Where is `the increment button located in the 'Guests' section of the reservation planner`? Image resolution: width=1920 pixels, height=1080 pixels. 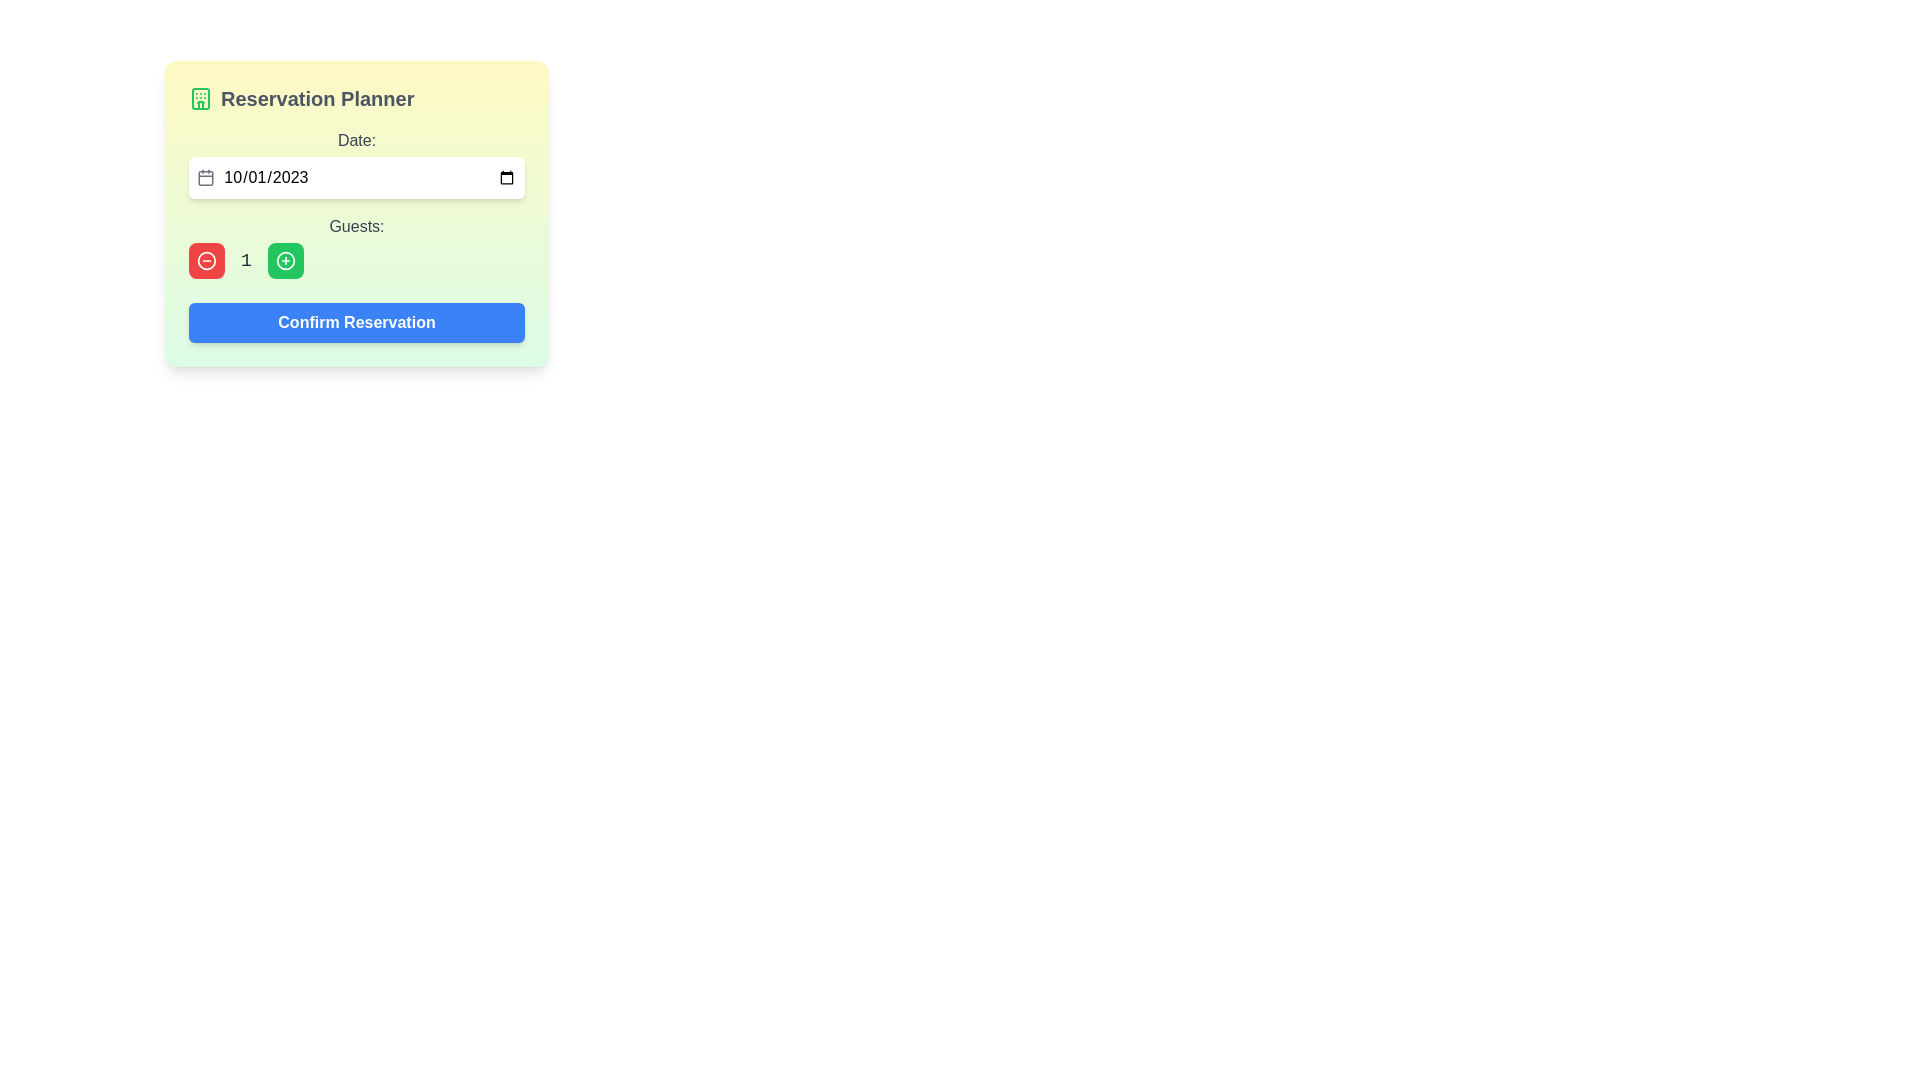 the increment button located in the 'Guests' section of the reservation planner is located at coordinates (284, 260).